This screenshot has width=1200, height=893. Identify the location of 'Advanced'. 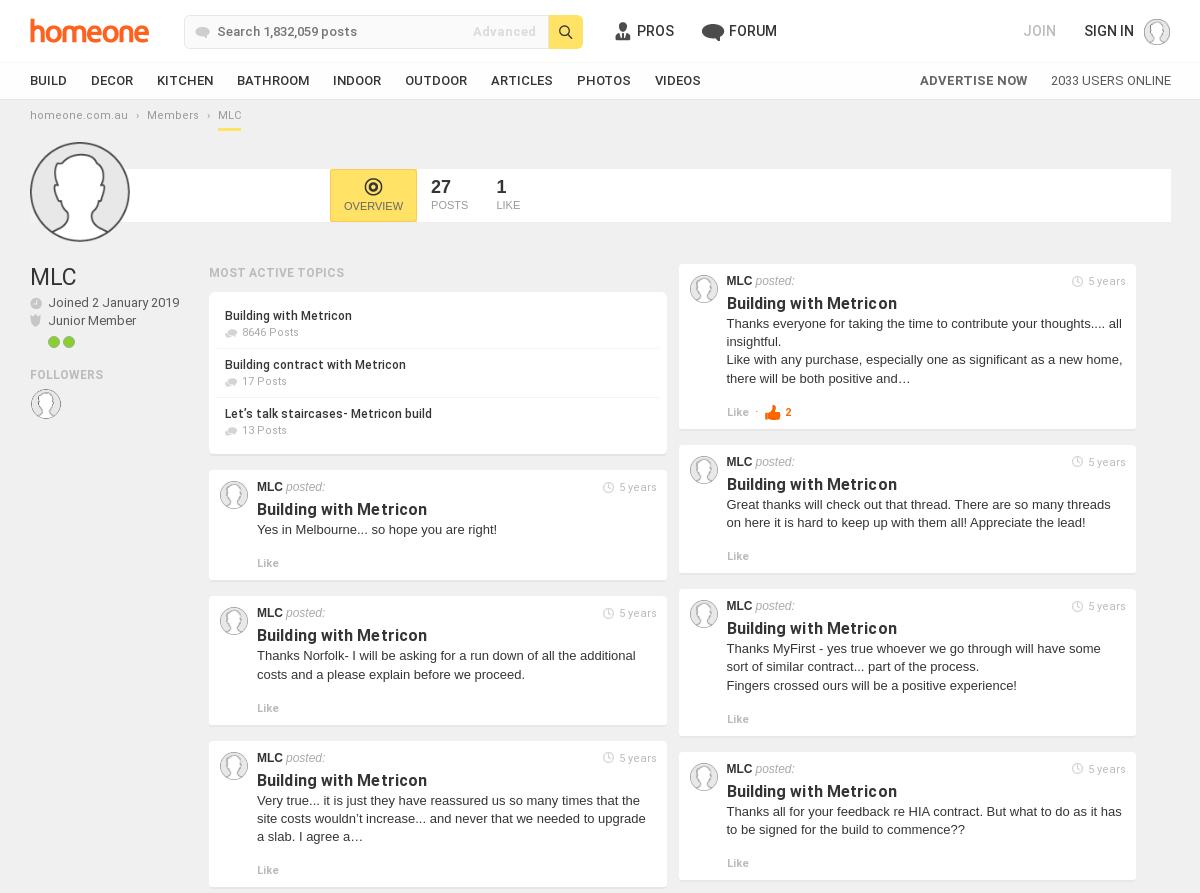
(503, 31).